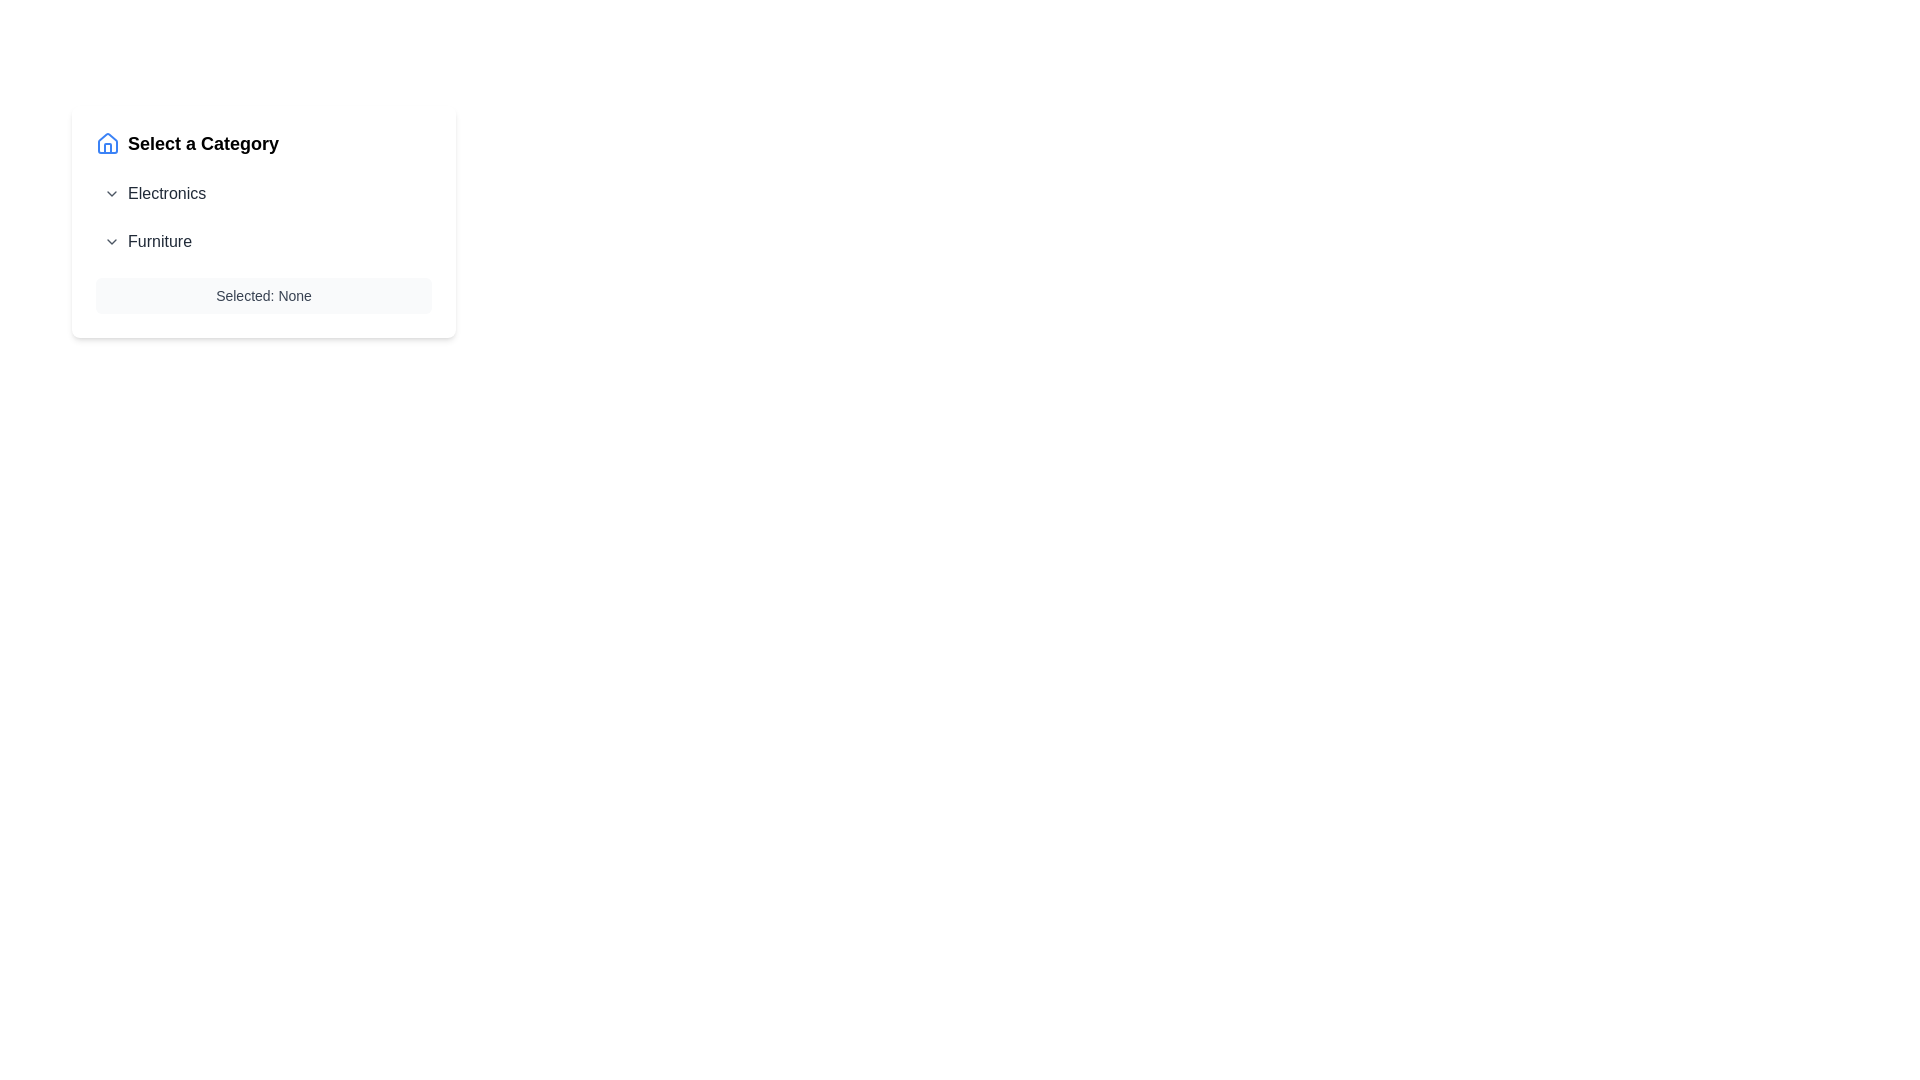 This screenshot has width=1920, height=1080. Describe the element at coordinates (263, 296) in the screenshot. I see `the text label that reads 'Selected: None', which is contained within a light gray rectangular box and is positioned at the bottom of the section titled 'Select a Category'` at that location.